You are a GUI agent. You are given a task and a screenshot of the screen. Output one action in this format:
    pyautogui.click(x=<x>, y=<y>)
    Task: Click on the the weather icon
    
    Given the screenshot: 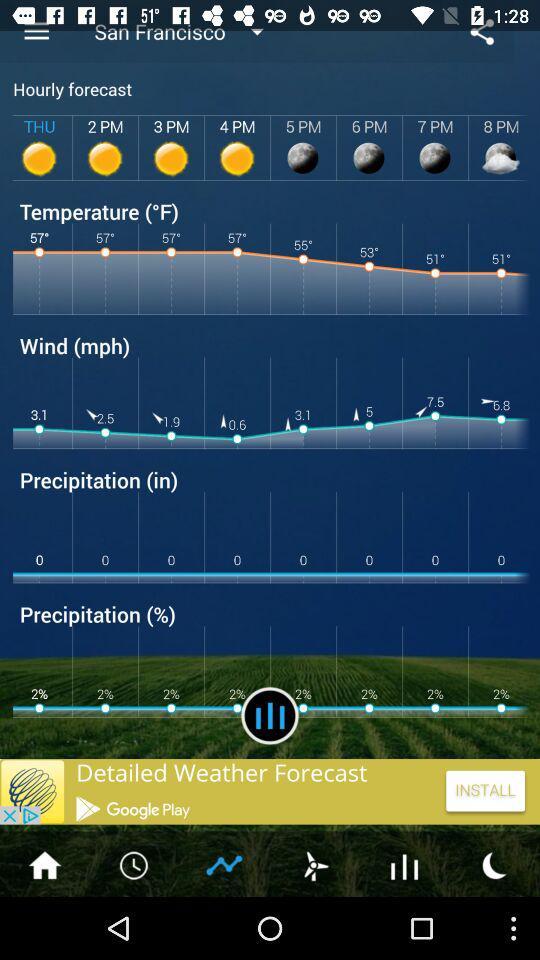 What is the action you would take?
    pyautogui.click(x=314, y=925)
    